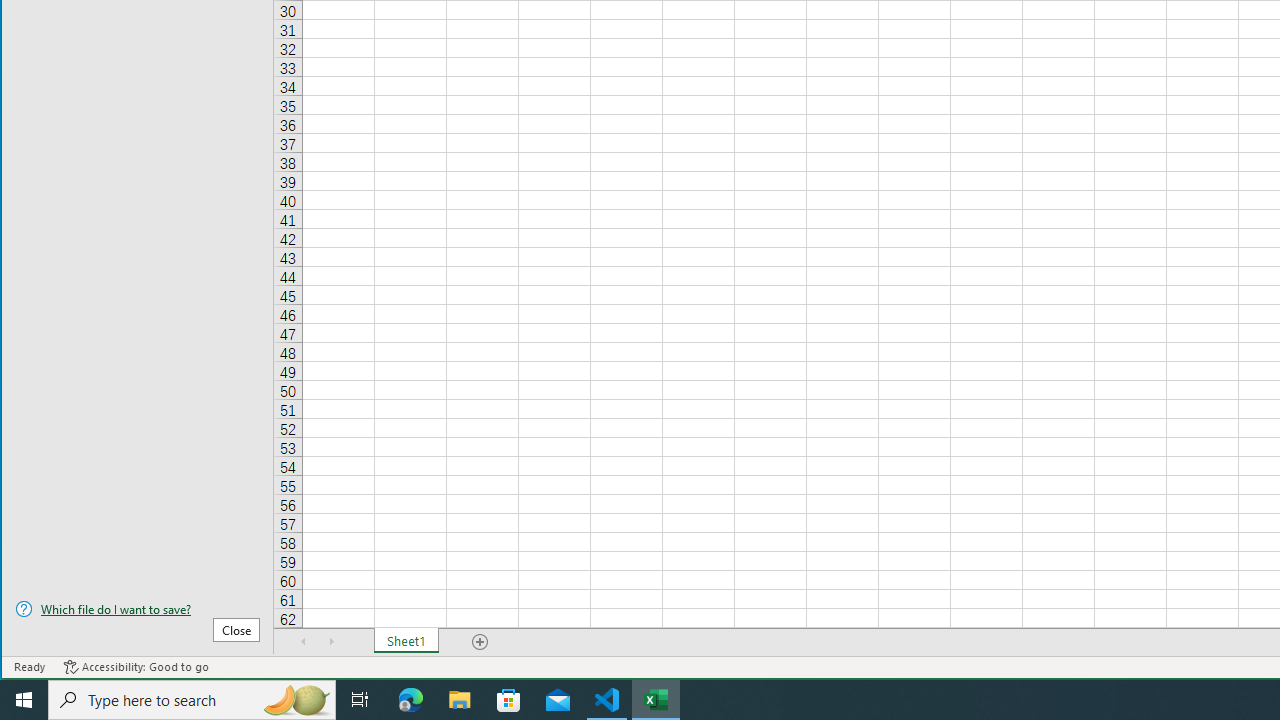 The height and width of the screenshot is (720, 1280). What do you see at coordinates (236, 630) in the screenshot?
I see `'Close'` at bounding box center [236, 630].